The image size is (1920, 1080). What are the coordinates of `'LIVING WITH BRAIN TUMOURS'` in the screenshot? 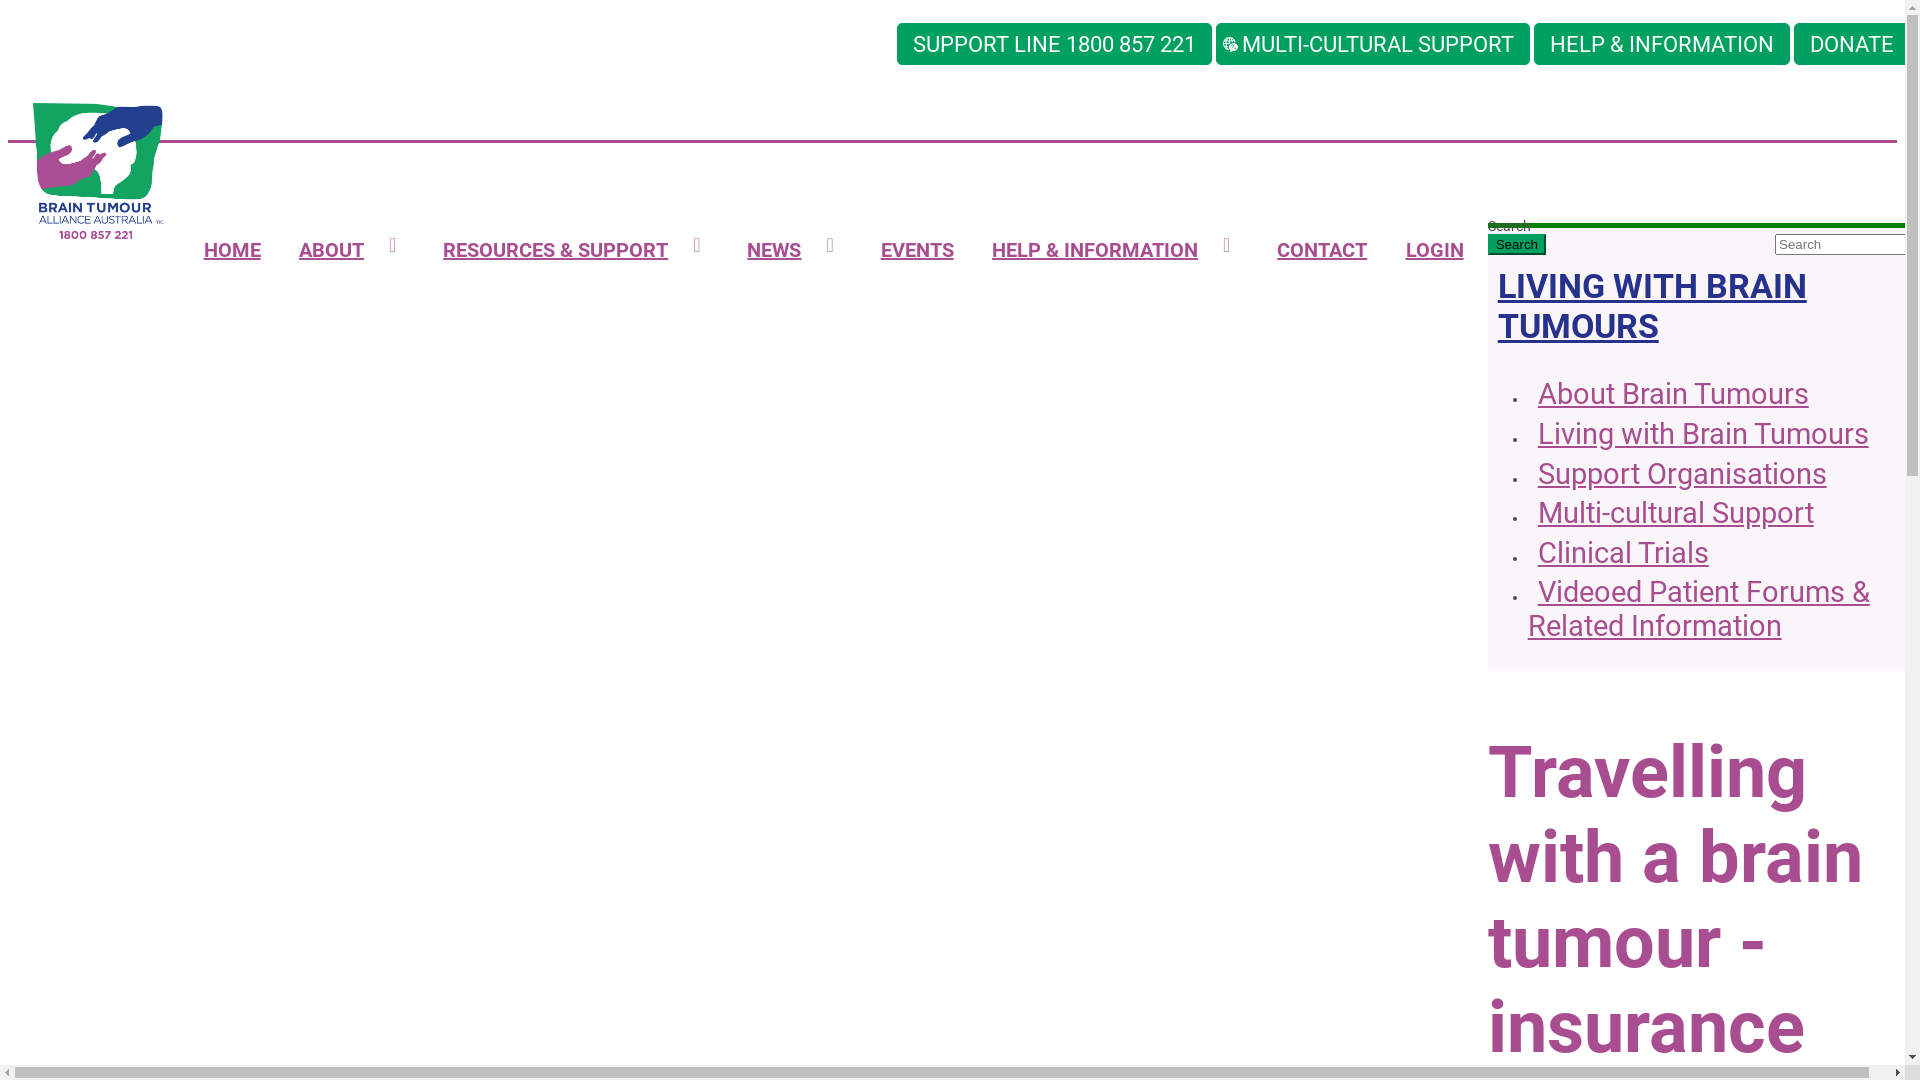 It's located at (1652, 305).